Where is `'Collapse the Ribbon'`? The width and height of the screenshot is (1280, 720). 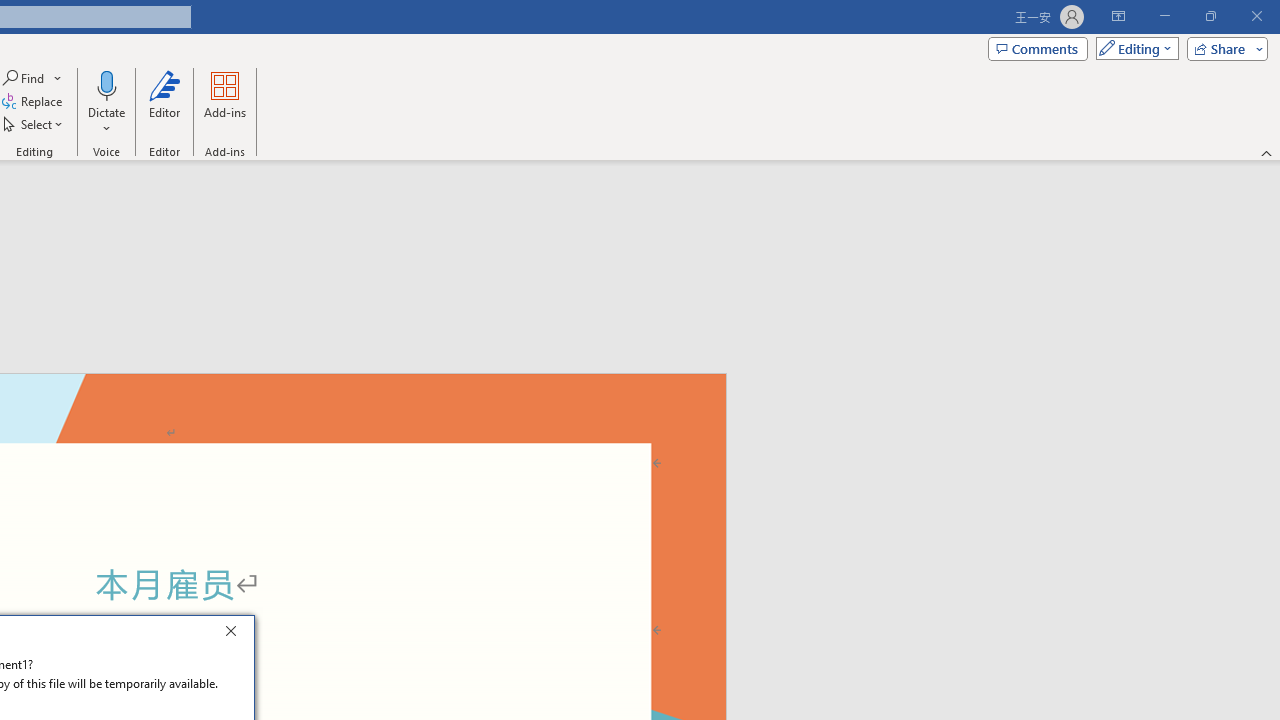
'Collapse the Ribbon' is located at coordinates (1266, 152).